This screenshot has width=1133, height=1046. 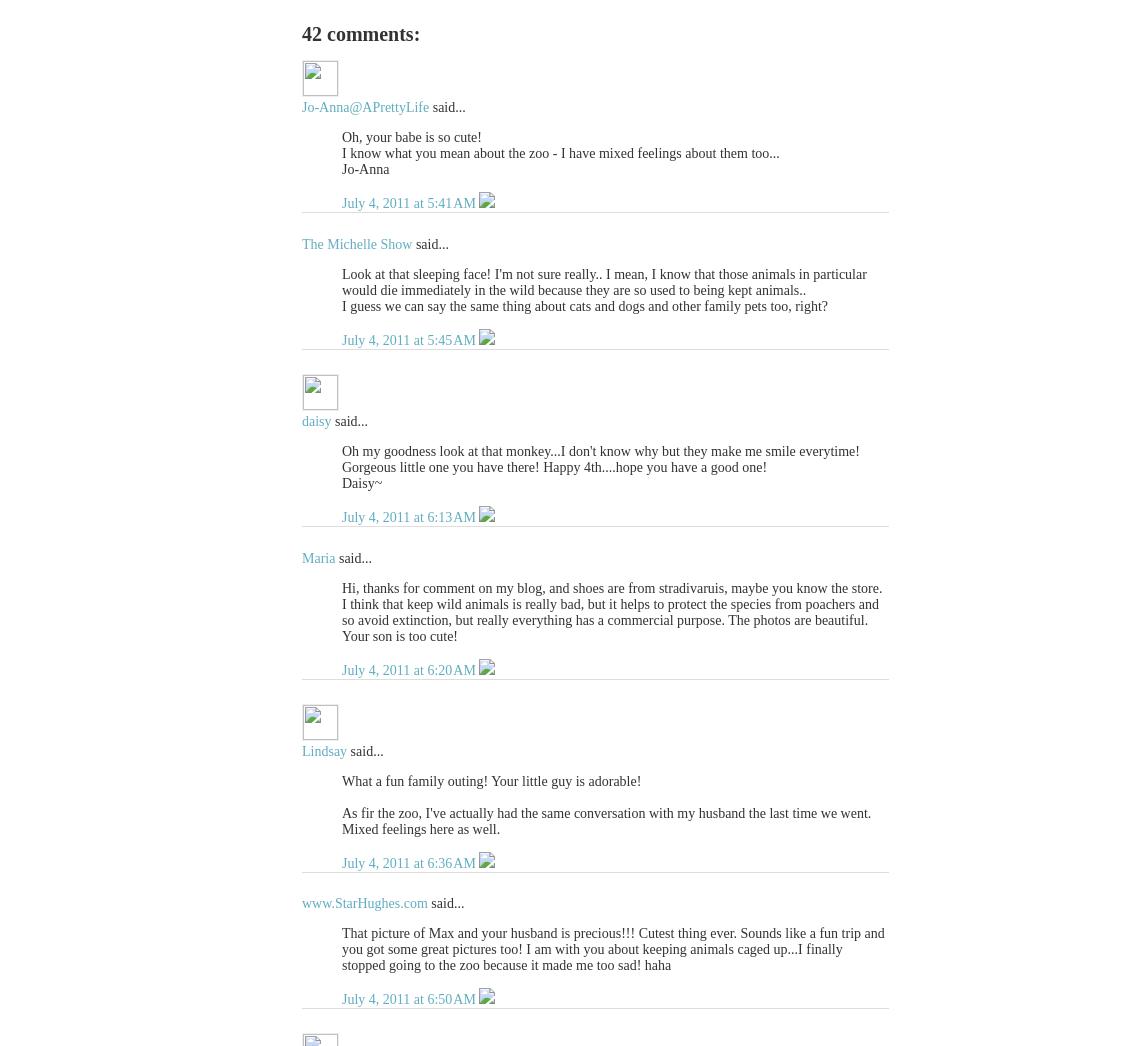 I want to click on 'Hi, thanks for comment on my blog, and shoes are from stradivaruis, maybe you know the store.', so click(x=611, y=587).